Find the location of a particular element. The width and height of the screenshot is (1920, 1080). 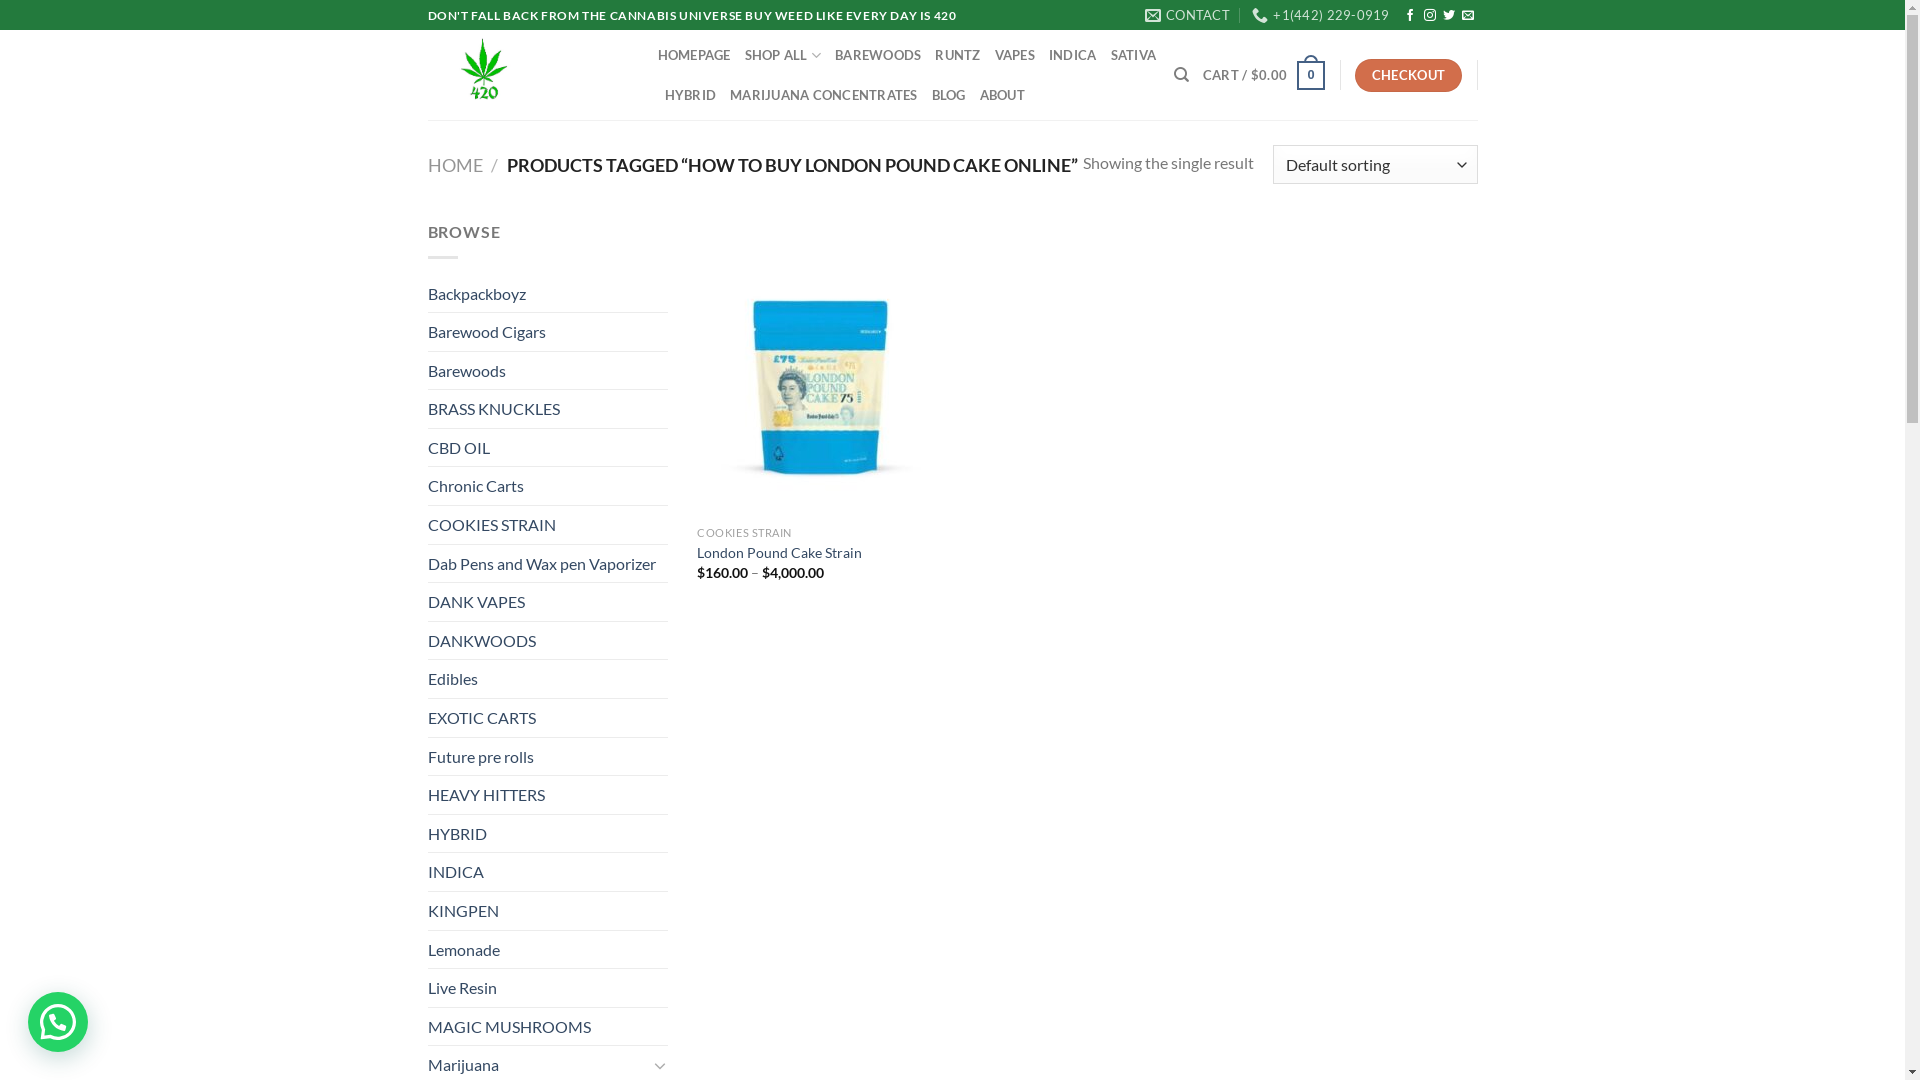

'Backpackboyz' is located at coordinates (547, 293).